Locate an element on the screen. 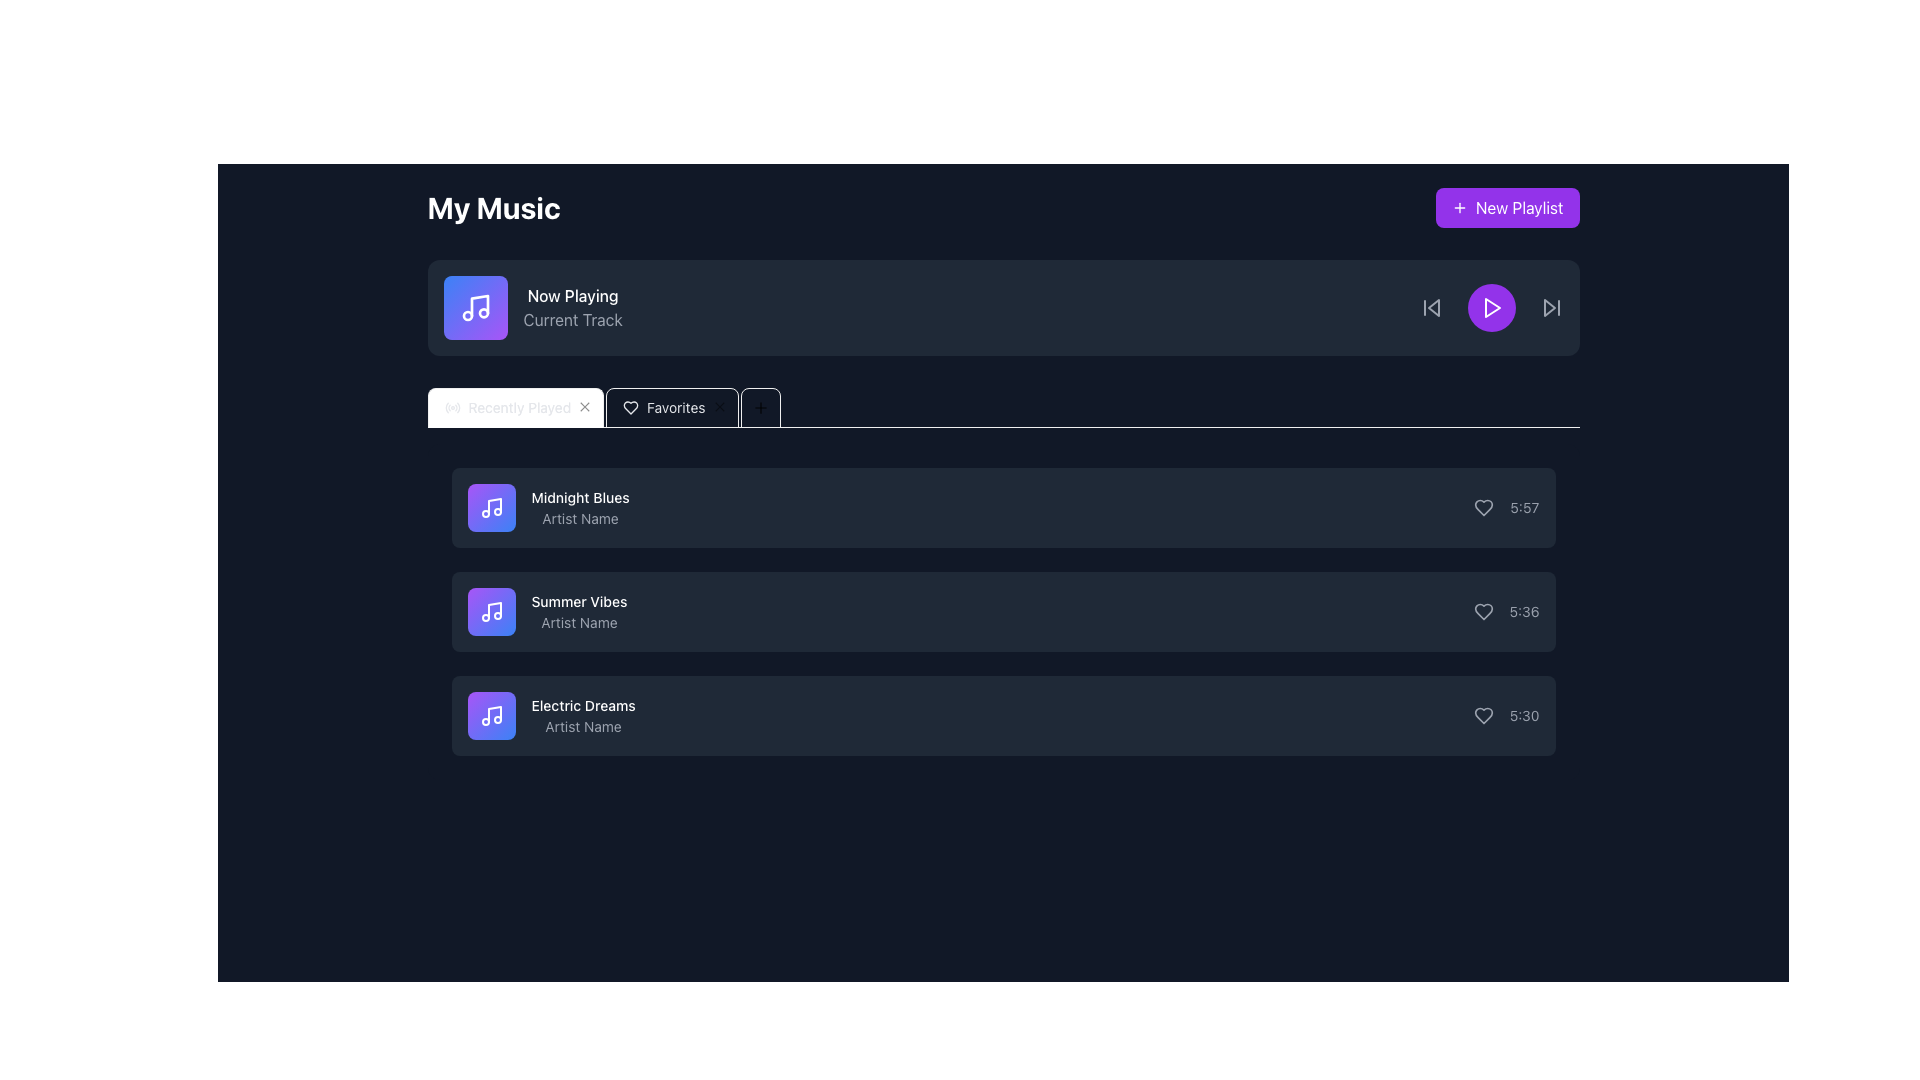 The height and width of the screenshot is (1080, 1920). the heart-shaped red icon indicating a 'liked' action at the end of the 'Electric Dreams' list item is located at coordinates (1483, 715).